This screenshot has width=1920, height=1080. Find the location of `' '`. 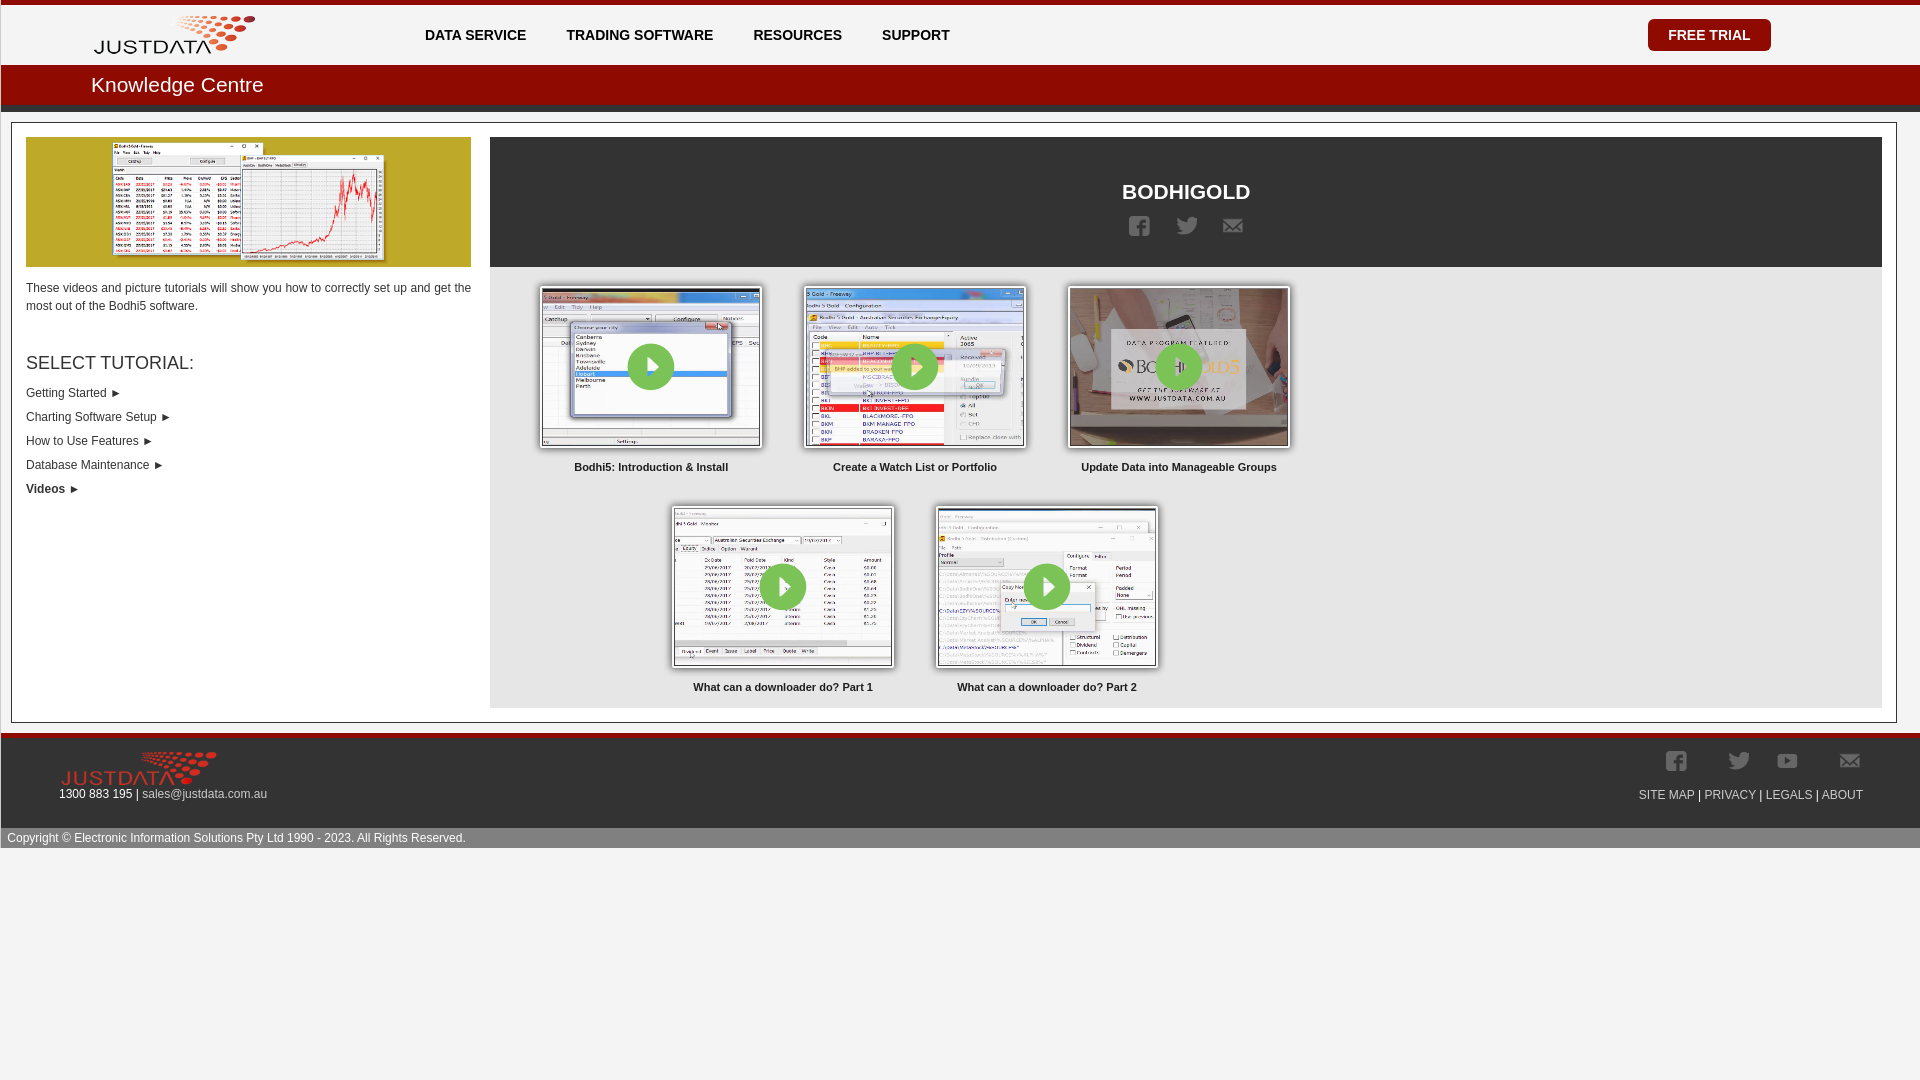

' ' is located at coordinates (1128, 225).